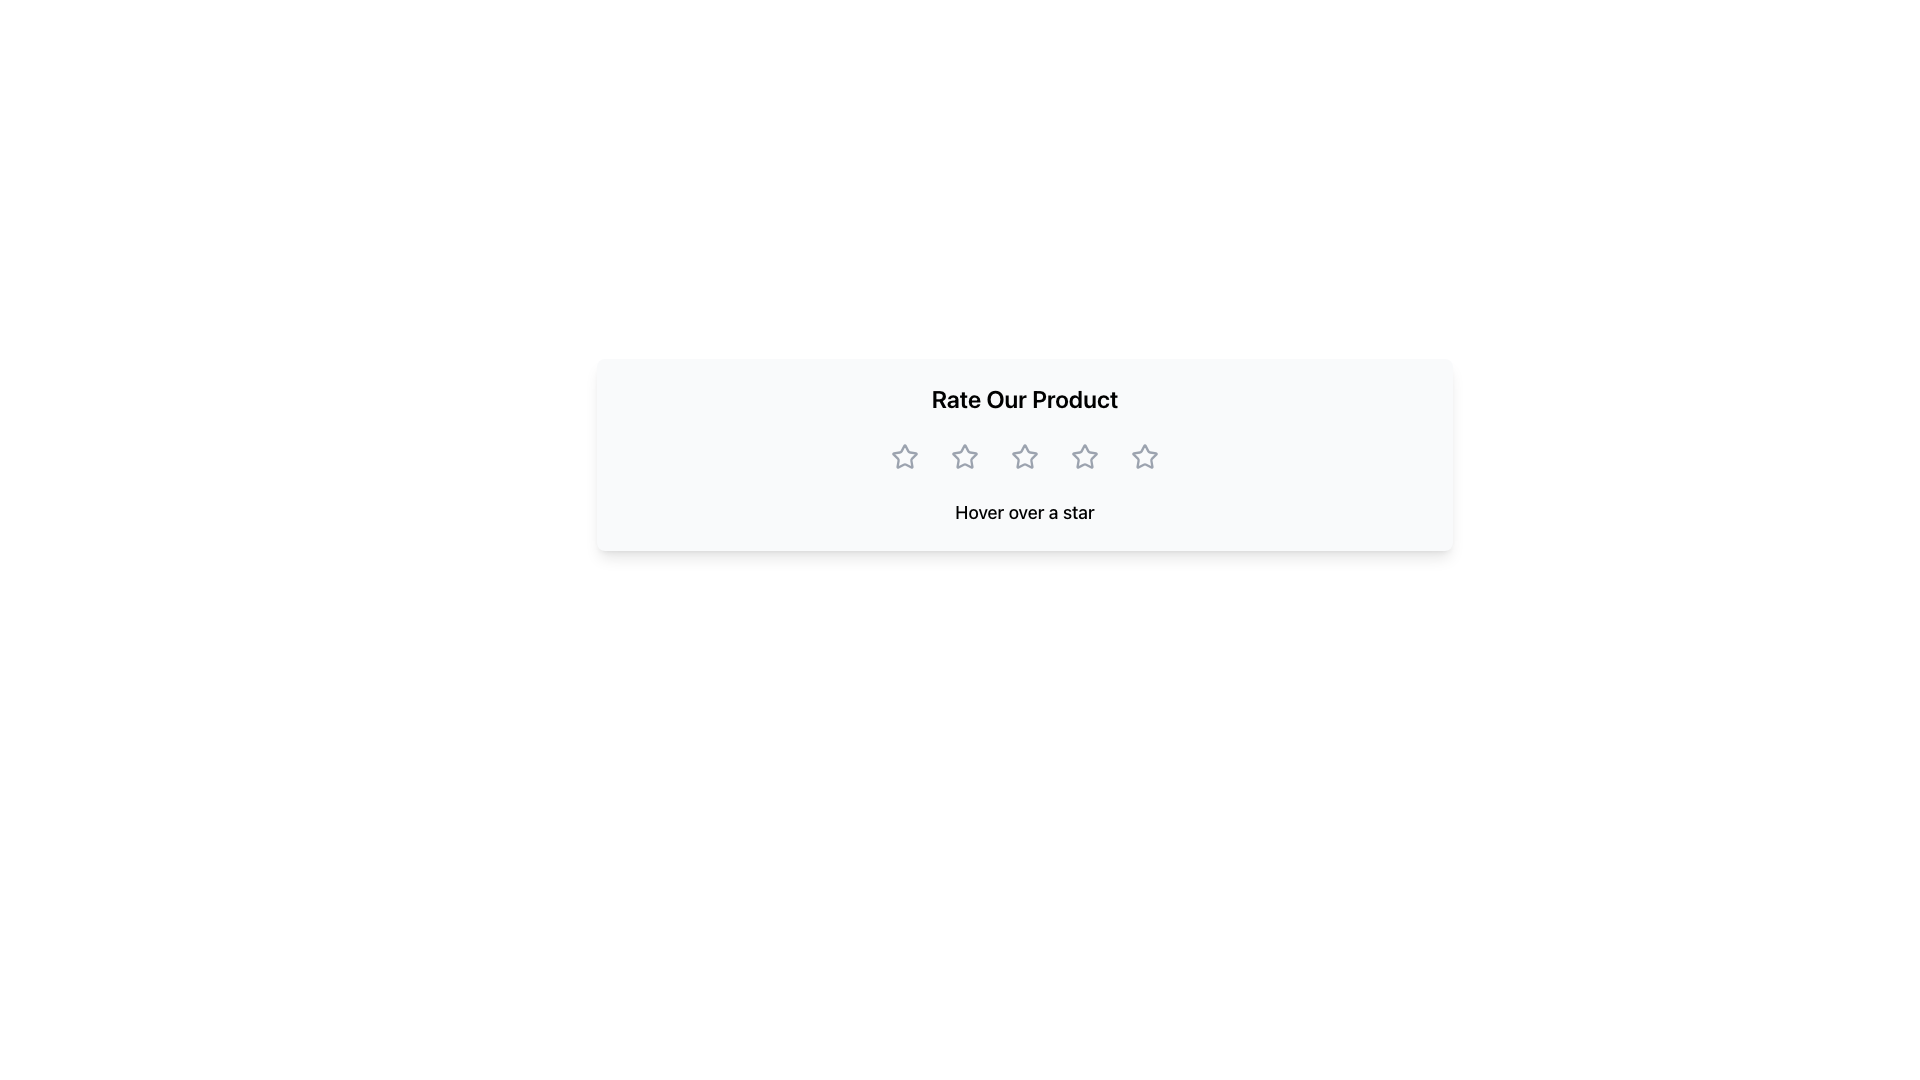  I want to click on the fifth star icon used for the highest level of rating in the 1-to-5 rating system, located below 'Rate Our Product.', so click(1145, 456).